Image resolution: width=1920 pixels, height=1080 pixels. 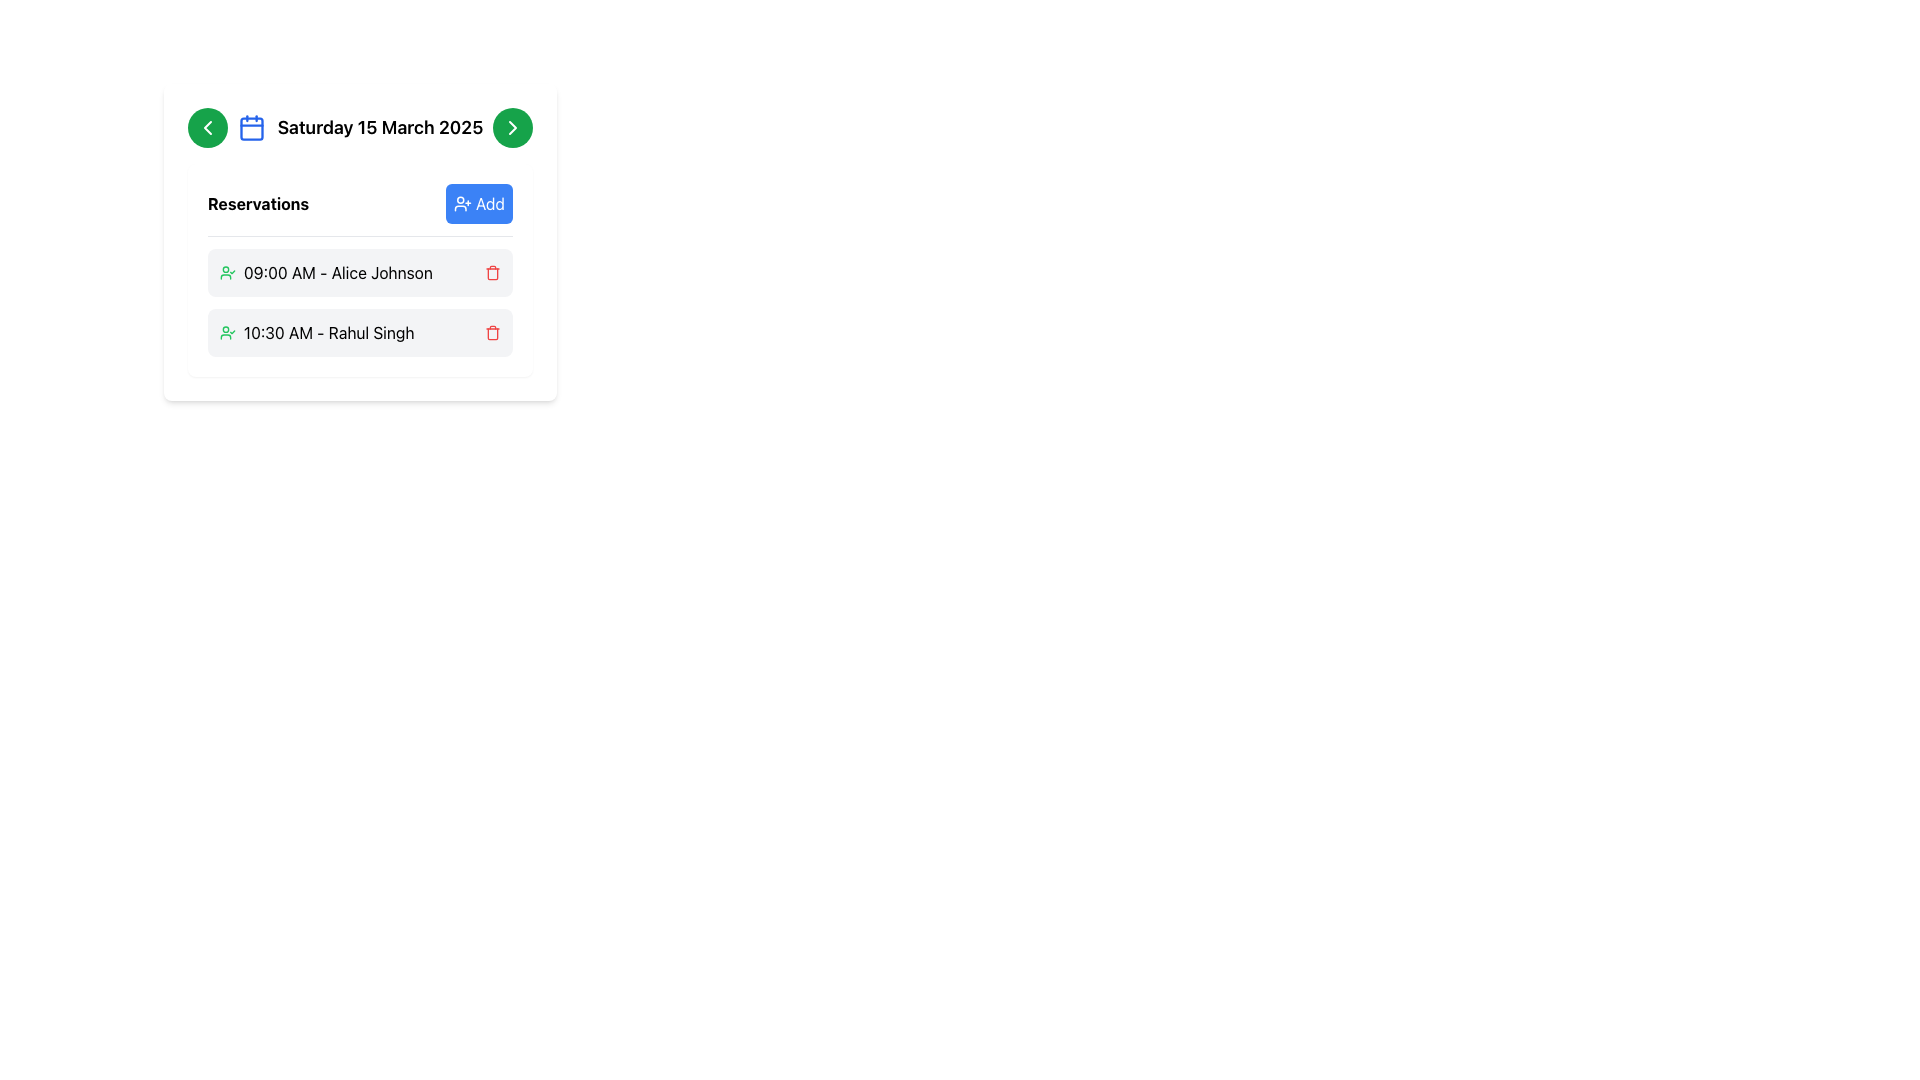 What do you see at coordinates (338, 273) in the screenshot?
I see `text displayed in the first reservation entry under the 'Reservations' heading, which shows '10:30 AM - Rahul Singh' as part of the Static Text Label for March 15, 2025` at bounding box center [338, 273].